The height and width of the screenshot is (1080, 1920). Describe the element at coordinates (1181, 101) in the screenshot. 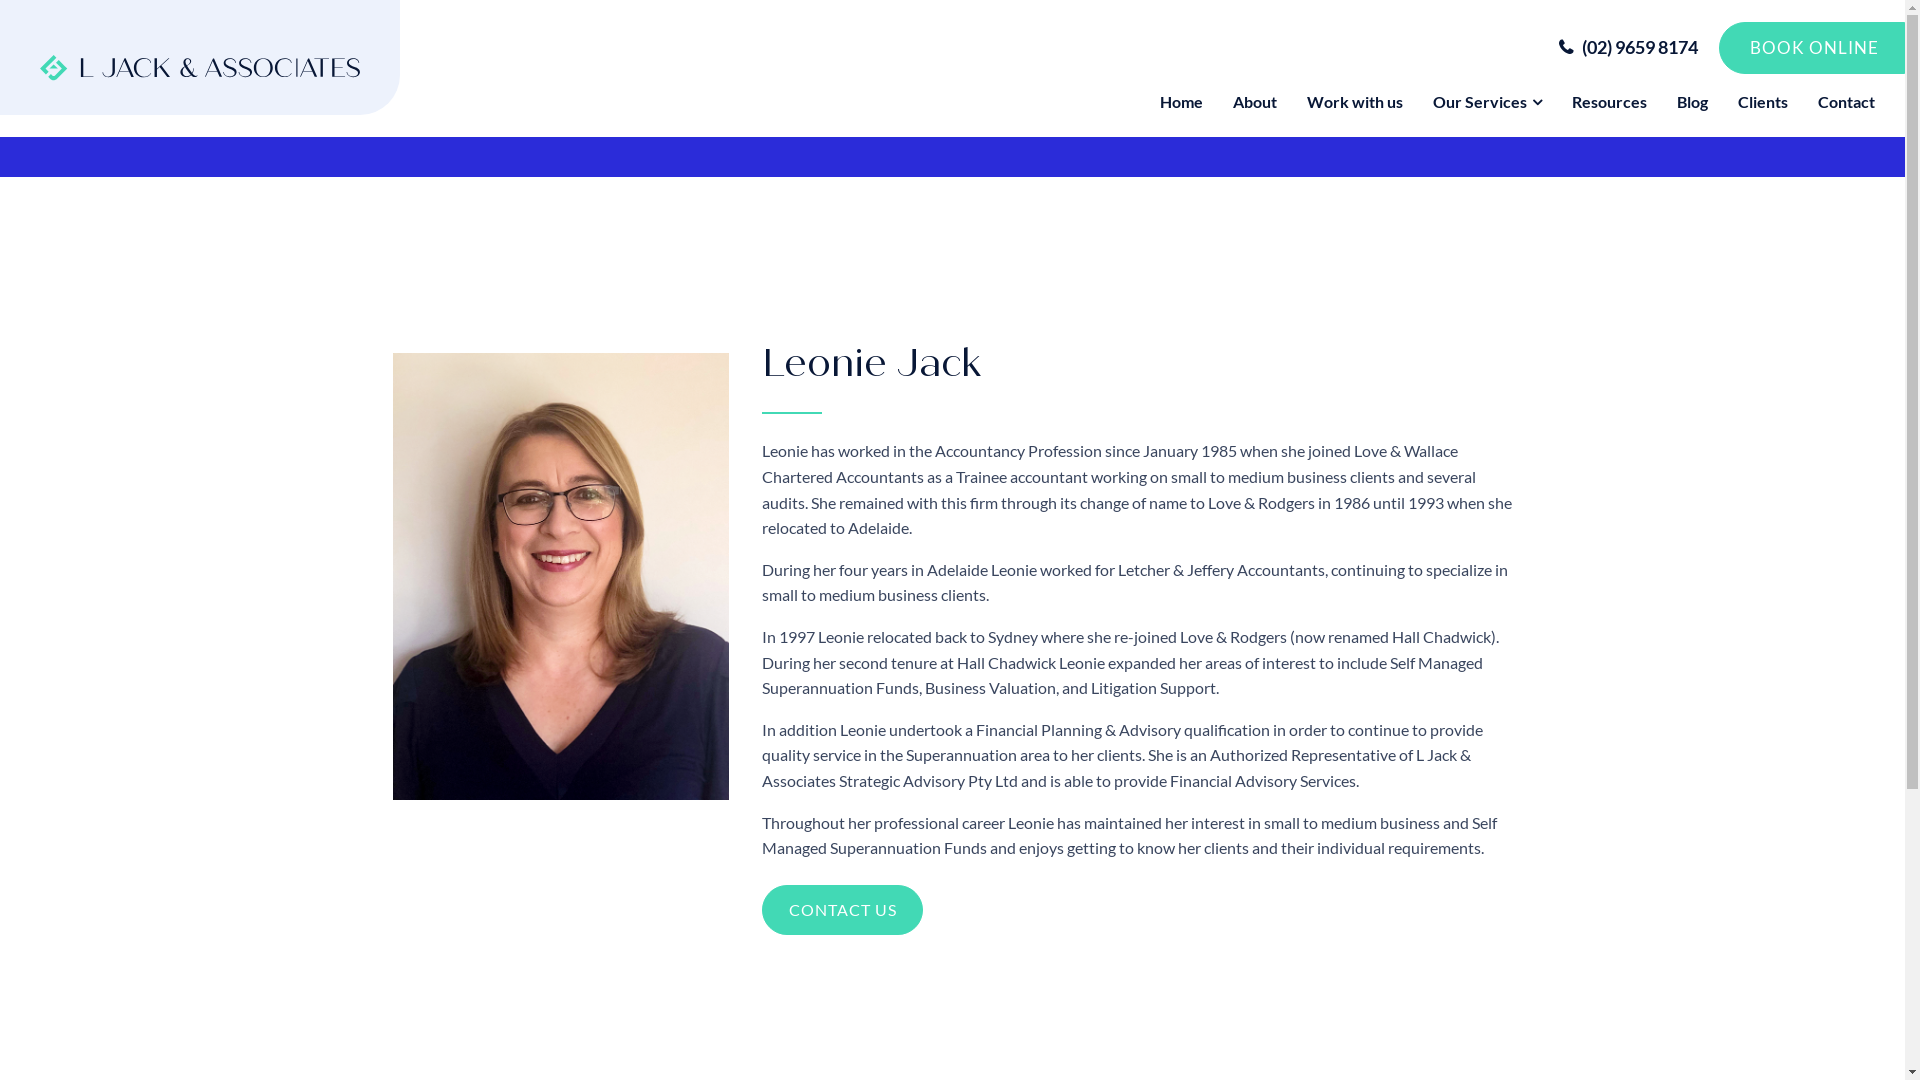

I see `'Home'` at that location.